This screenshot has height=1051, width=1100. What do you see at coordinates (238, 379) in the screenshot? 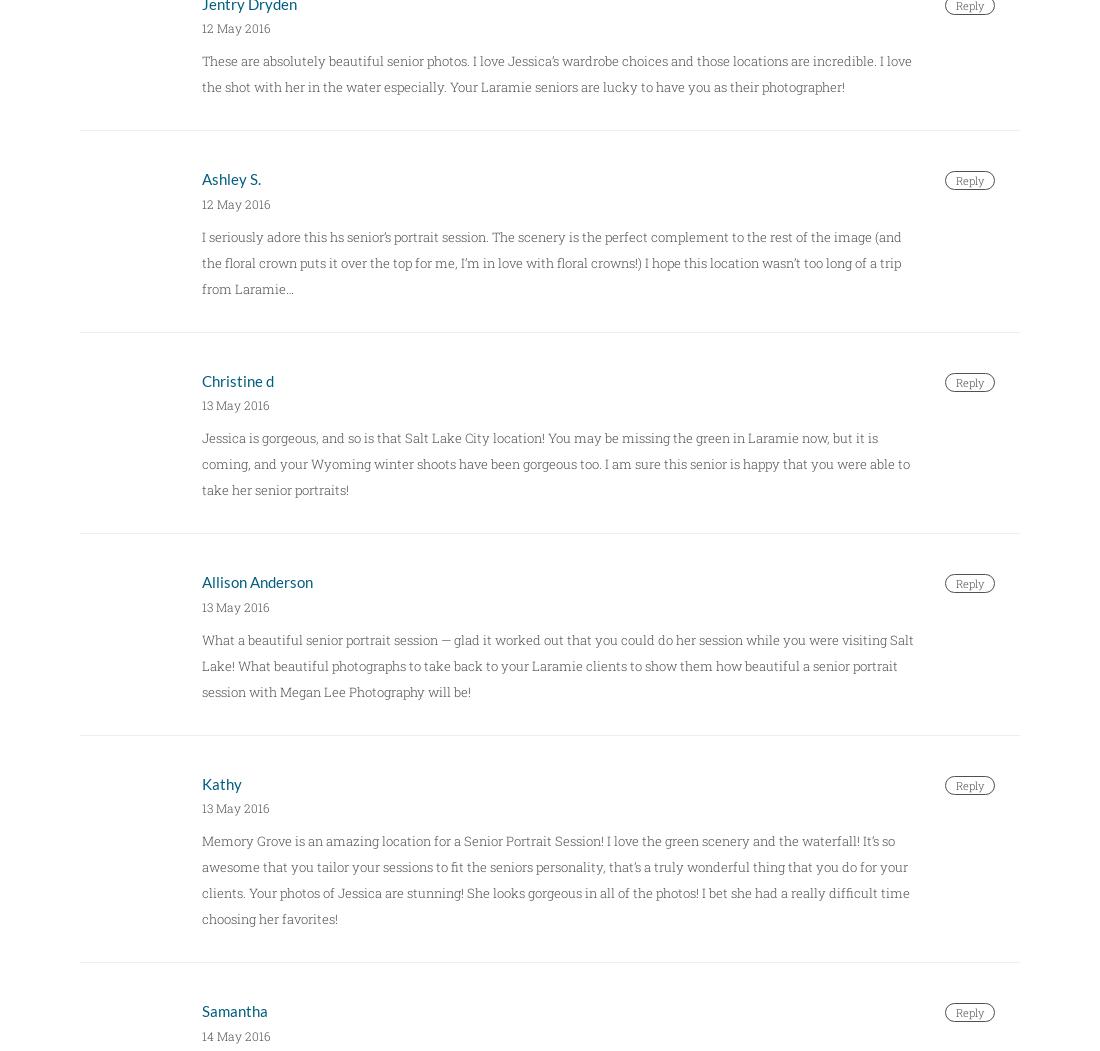
I see `'Christine d'` at bounding box center [238, 379].